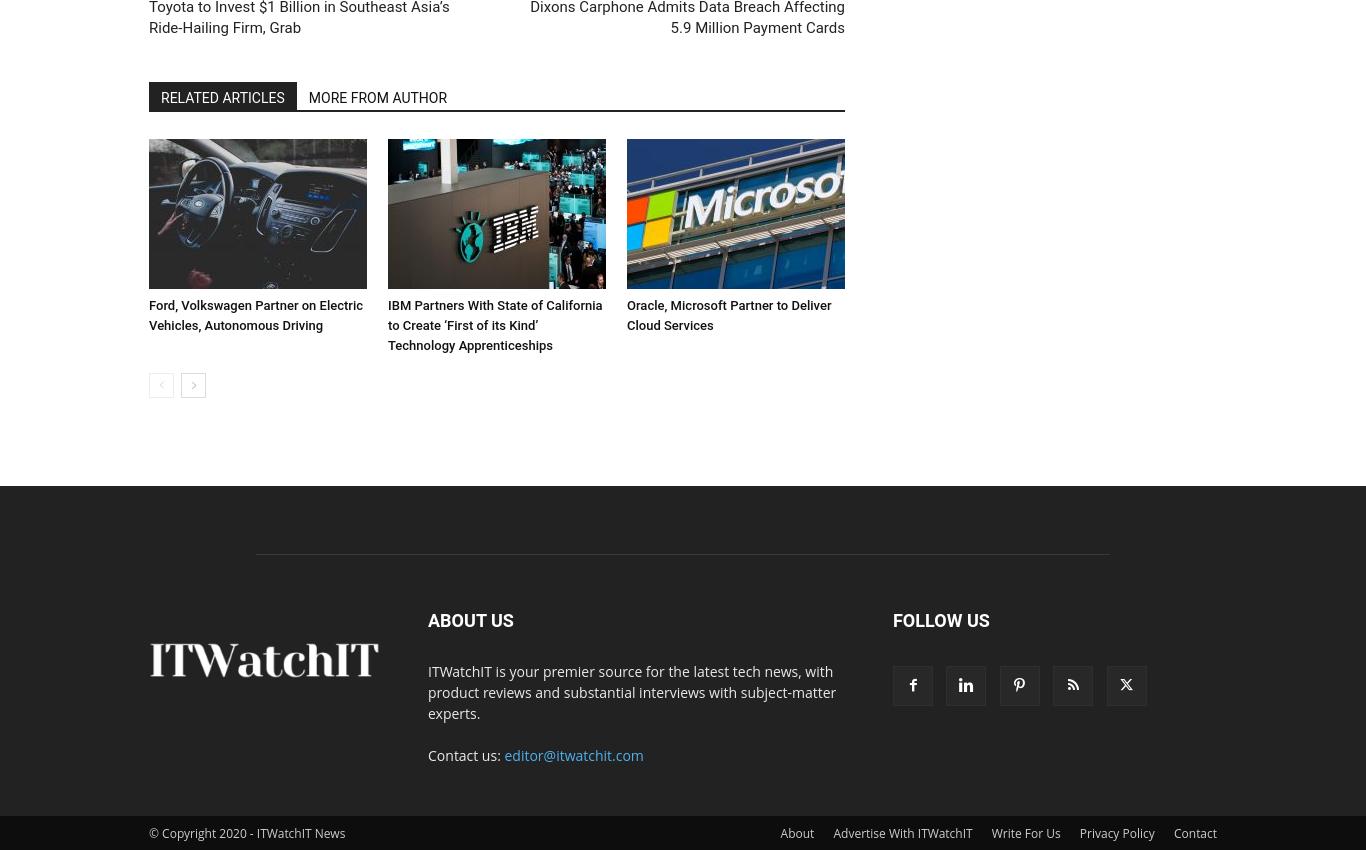 Image resolution: width=1366 pixels, height=850 pixels. Describe the element at coordinates (386, 324) in the screenshot. I see `'IBM Partners With State of California to Create ‘First of its Kind’ Technology Apprenticeships'` at that location.